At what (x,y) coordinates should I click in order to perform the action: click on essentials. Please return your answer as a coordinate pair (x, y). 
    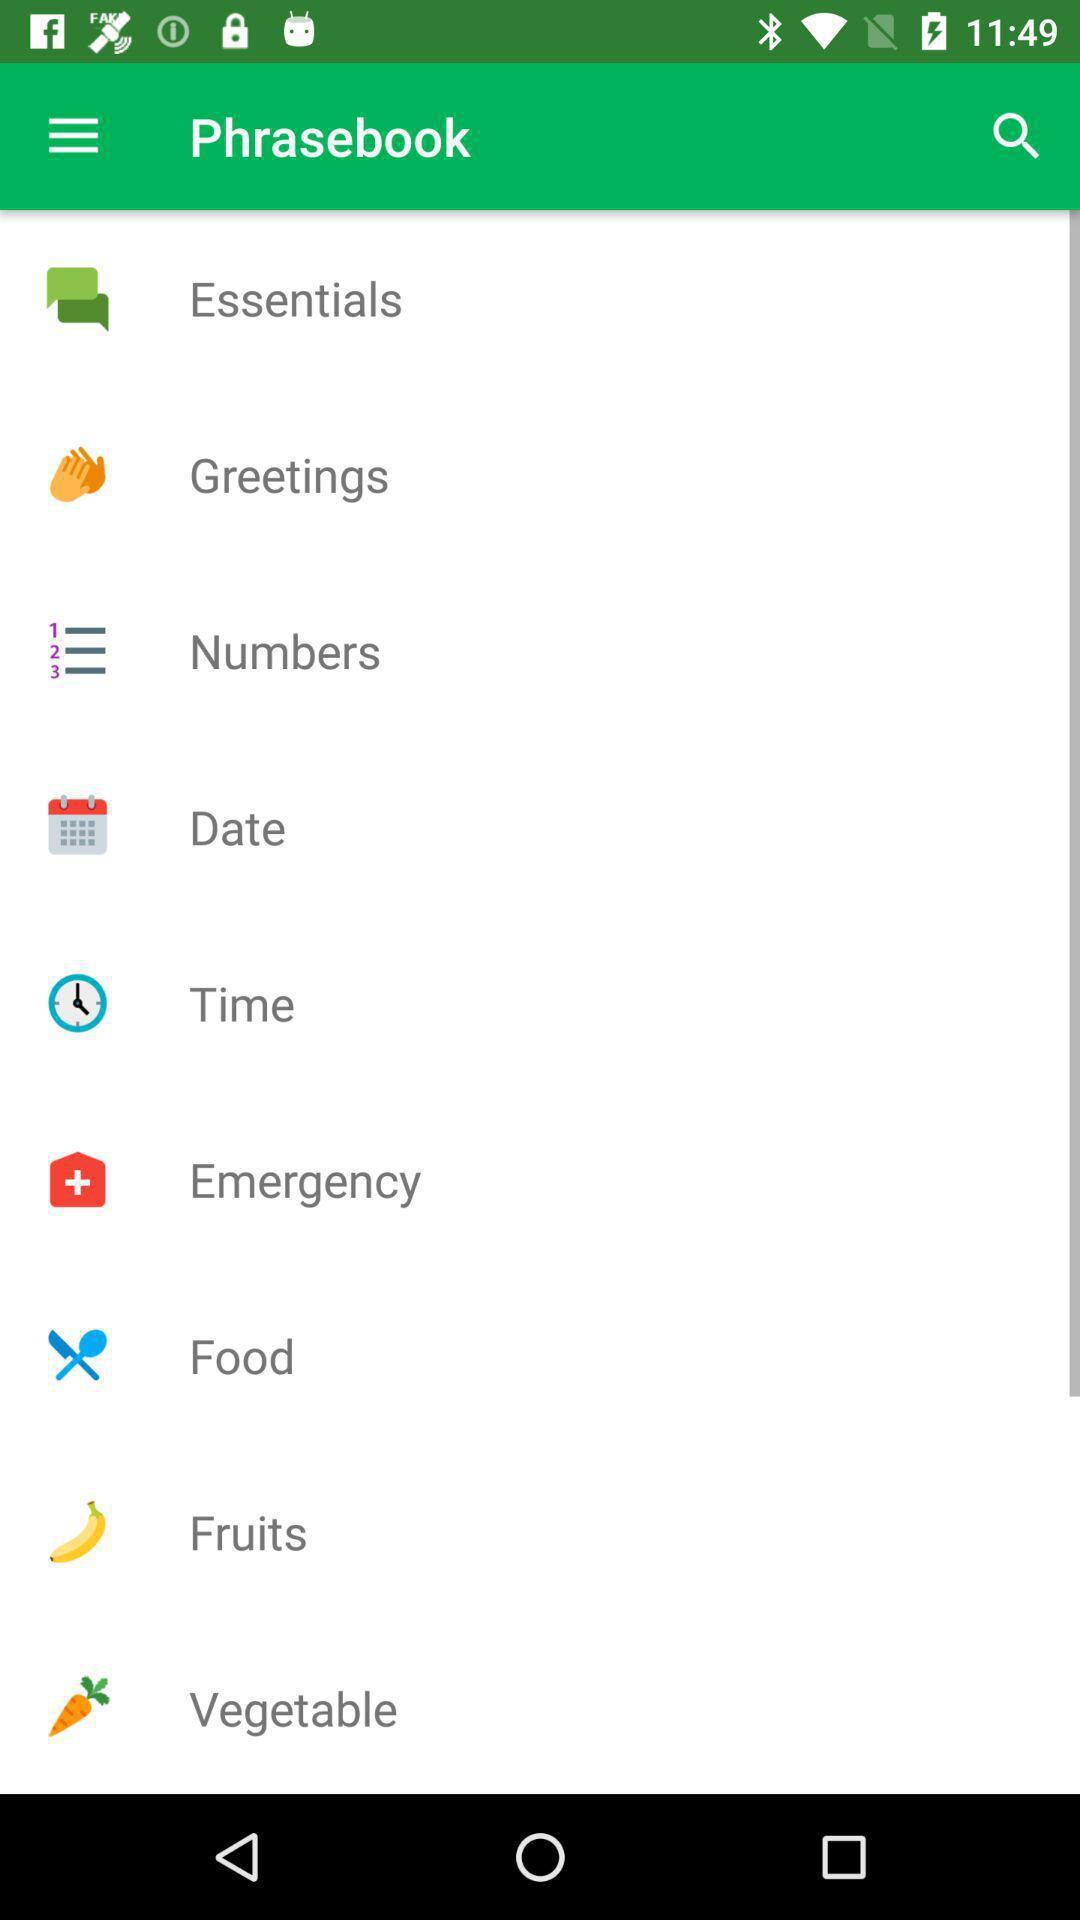
    Looking at the image, I should click on (76, 297).